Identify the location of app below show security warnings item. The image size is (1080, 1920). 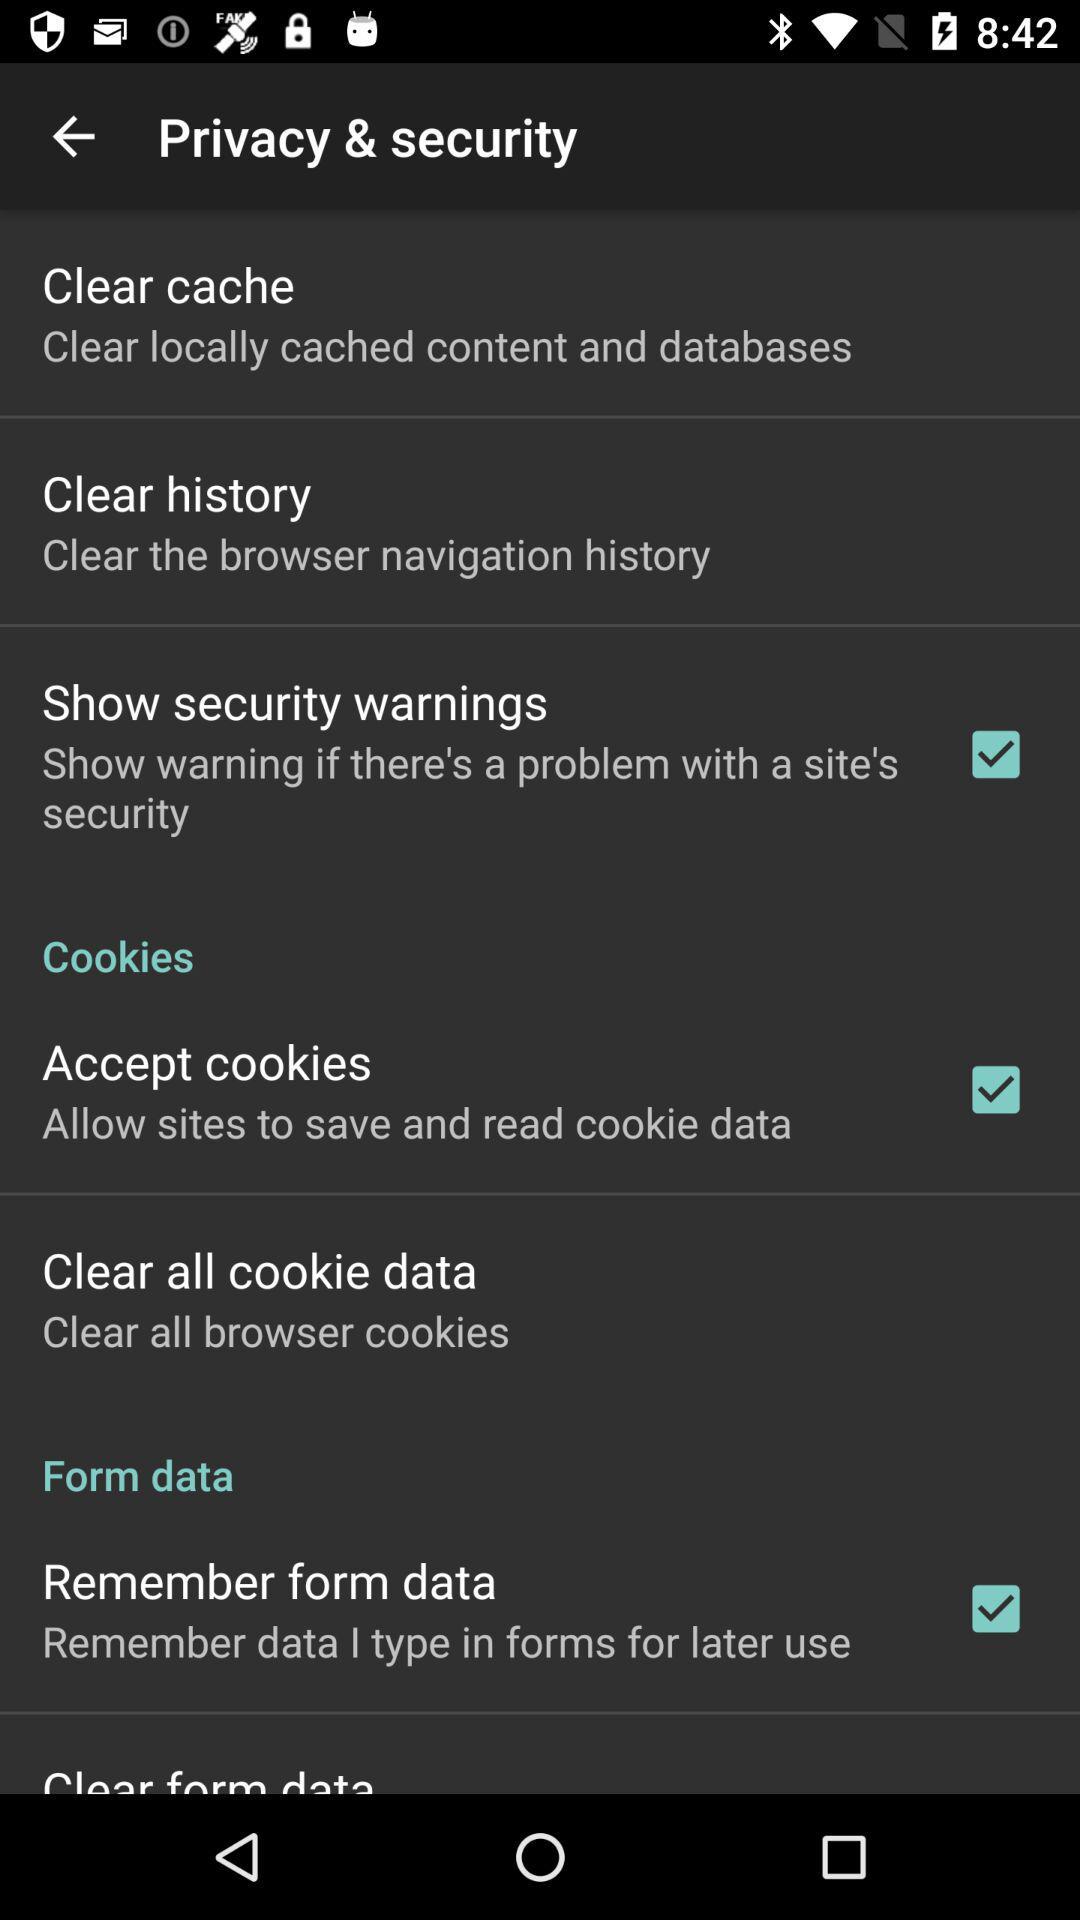
(477, 785).